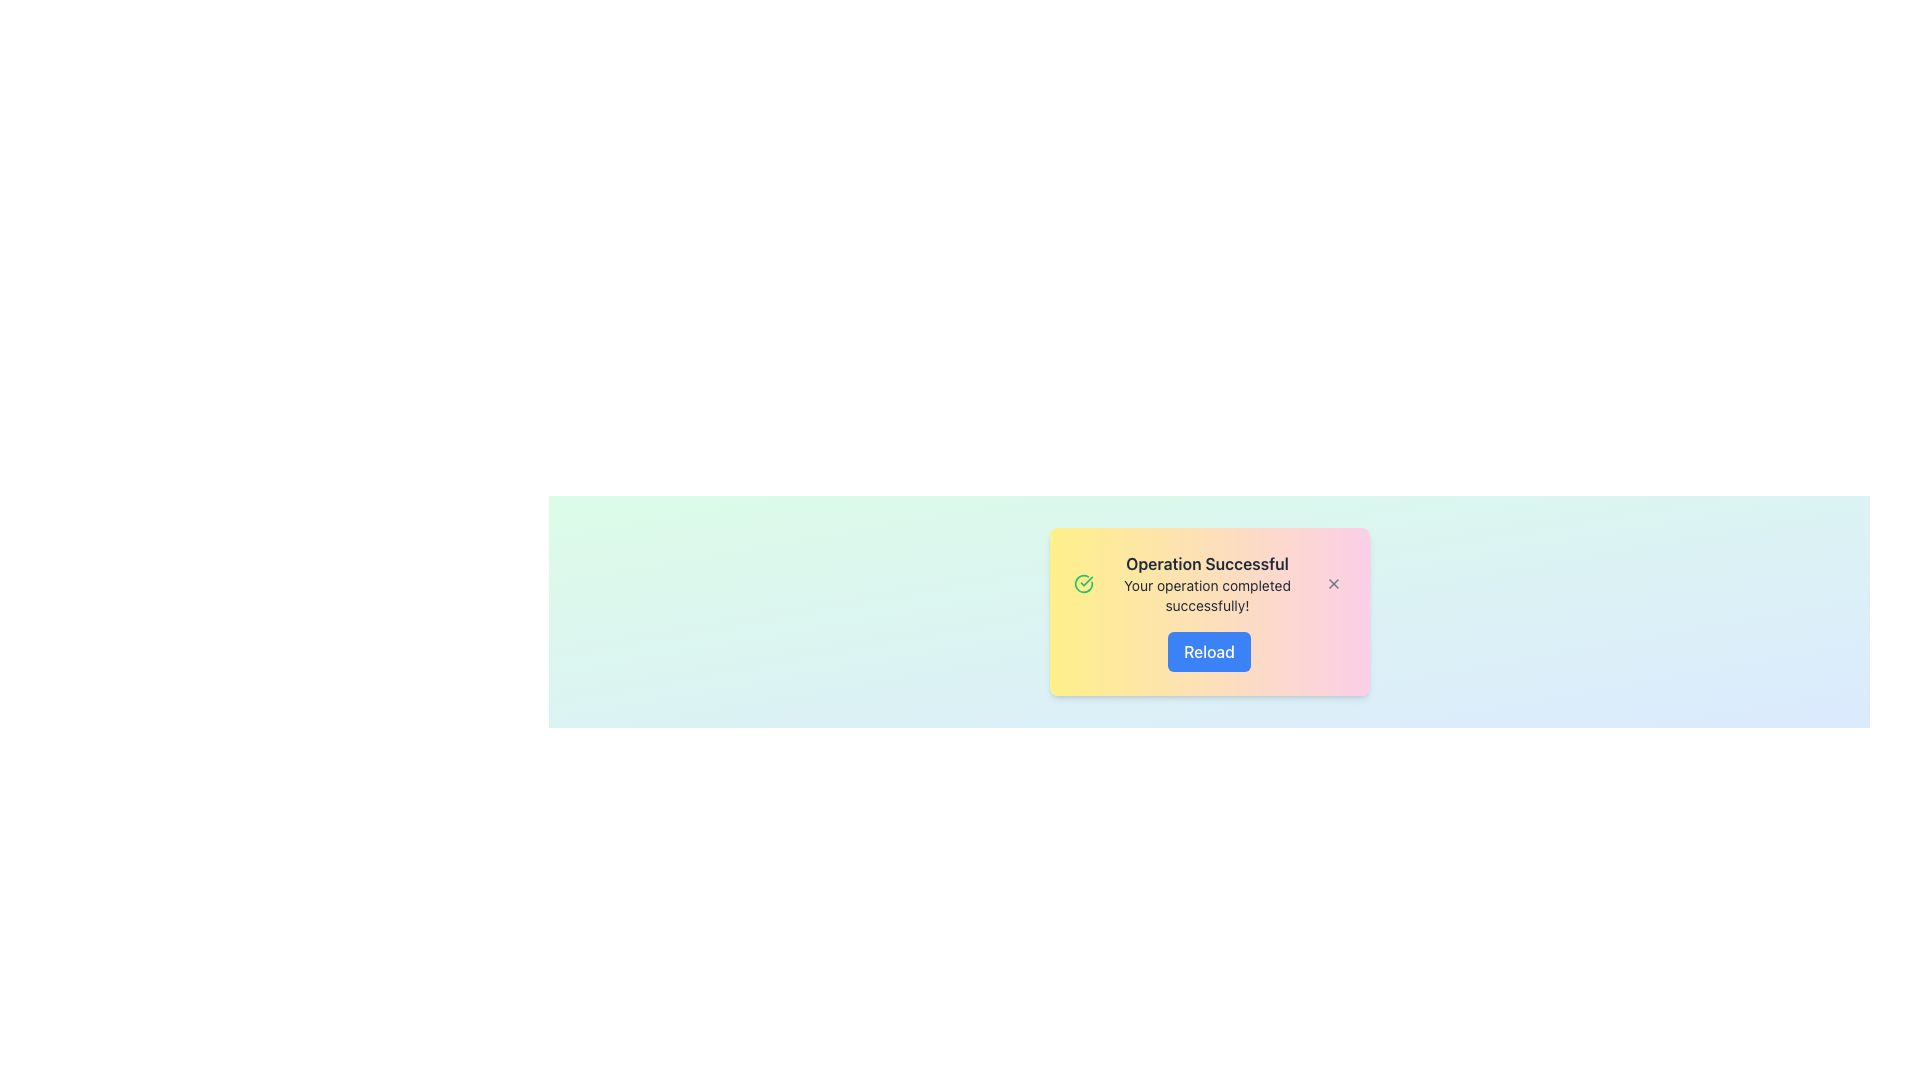 This screenshot has width=1920, height=1080. I want to click on the 'Reload' button located in the lower half of the notification card, so click(1208, 651).